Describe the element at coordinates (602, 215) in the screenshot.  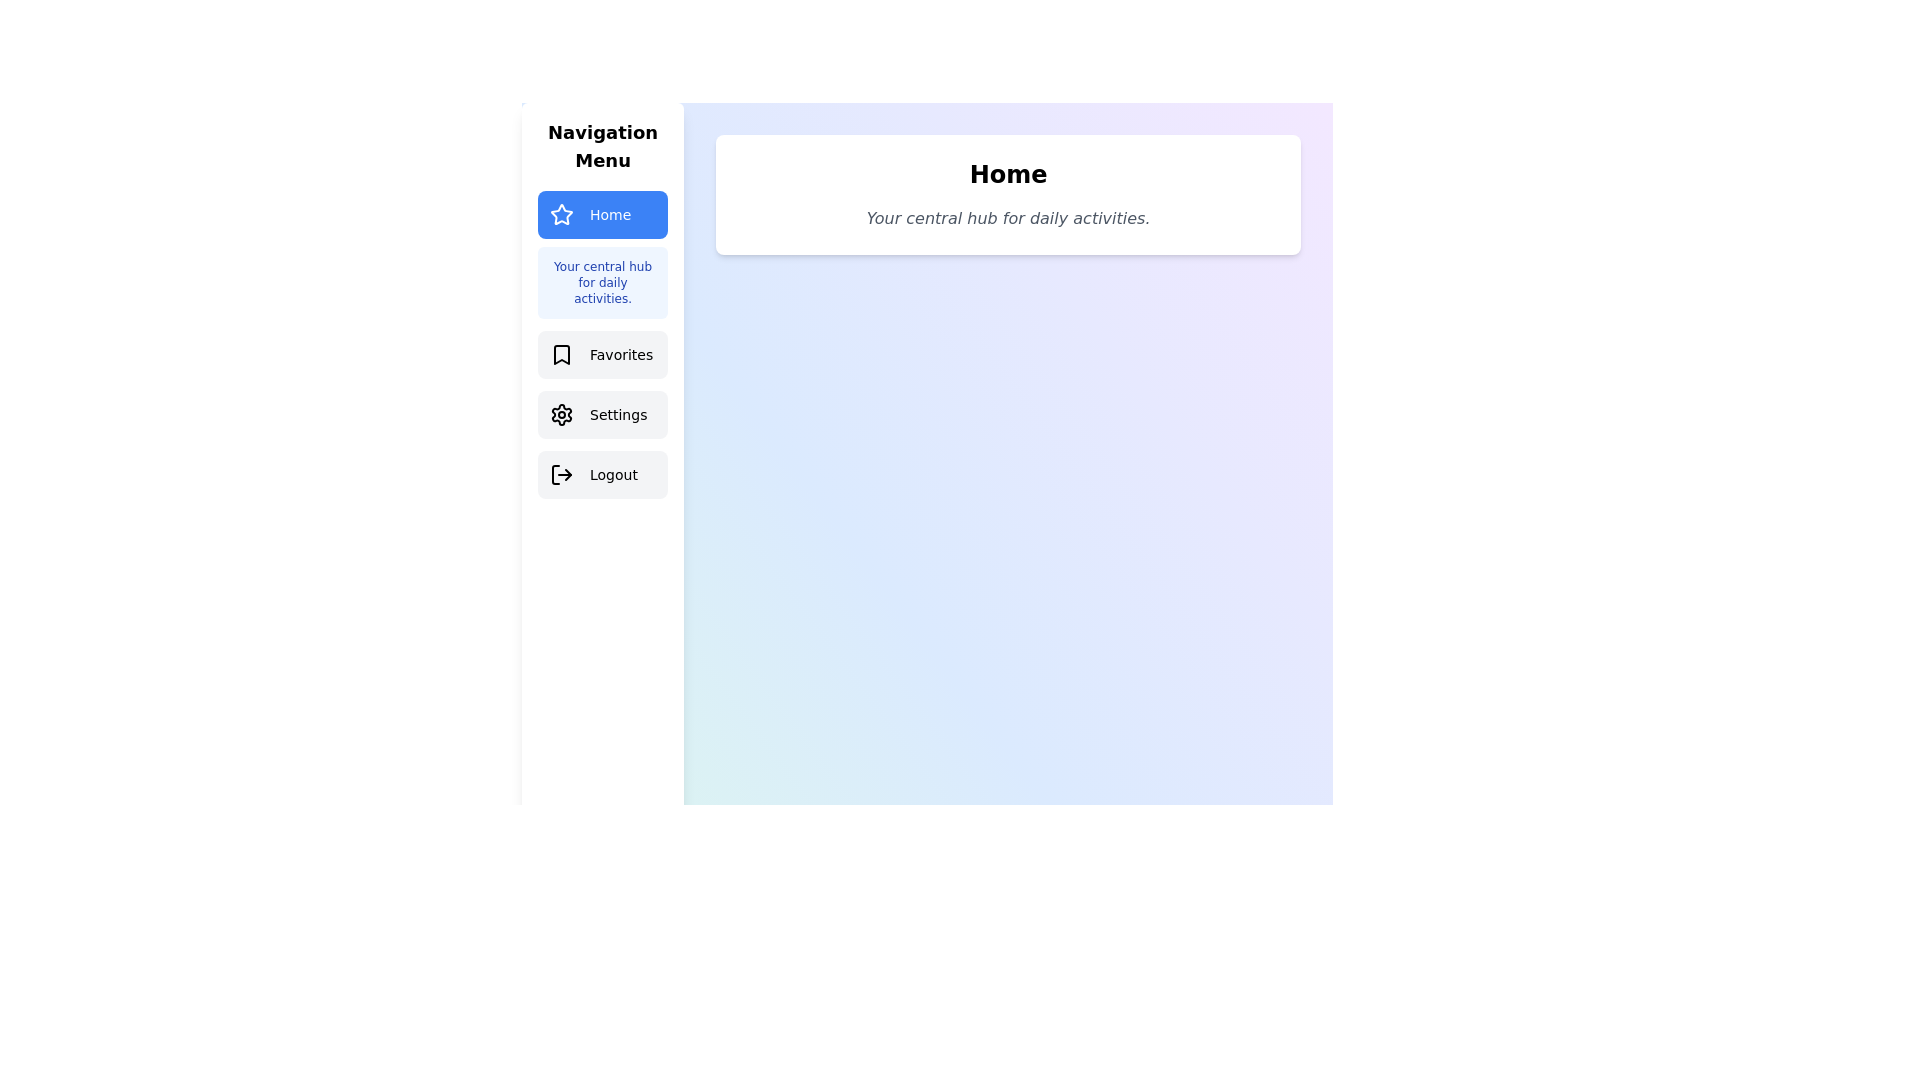
I see `the Home tab from the navigation menu` at that location.